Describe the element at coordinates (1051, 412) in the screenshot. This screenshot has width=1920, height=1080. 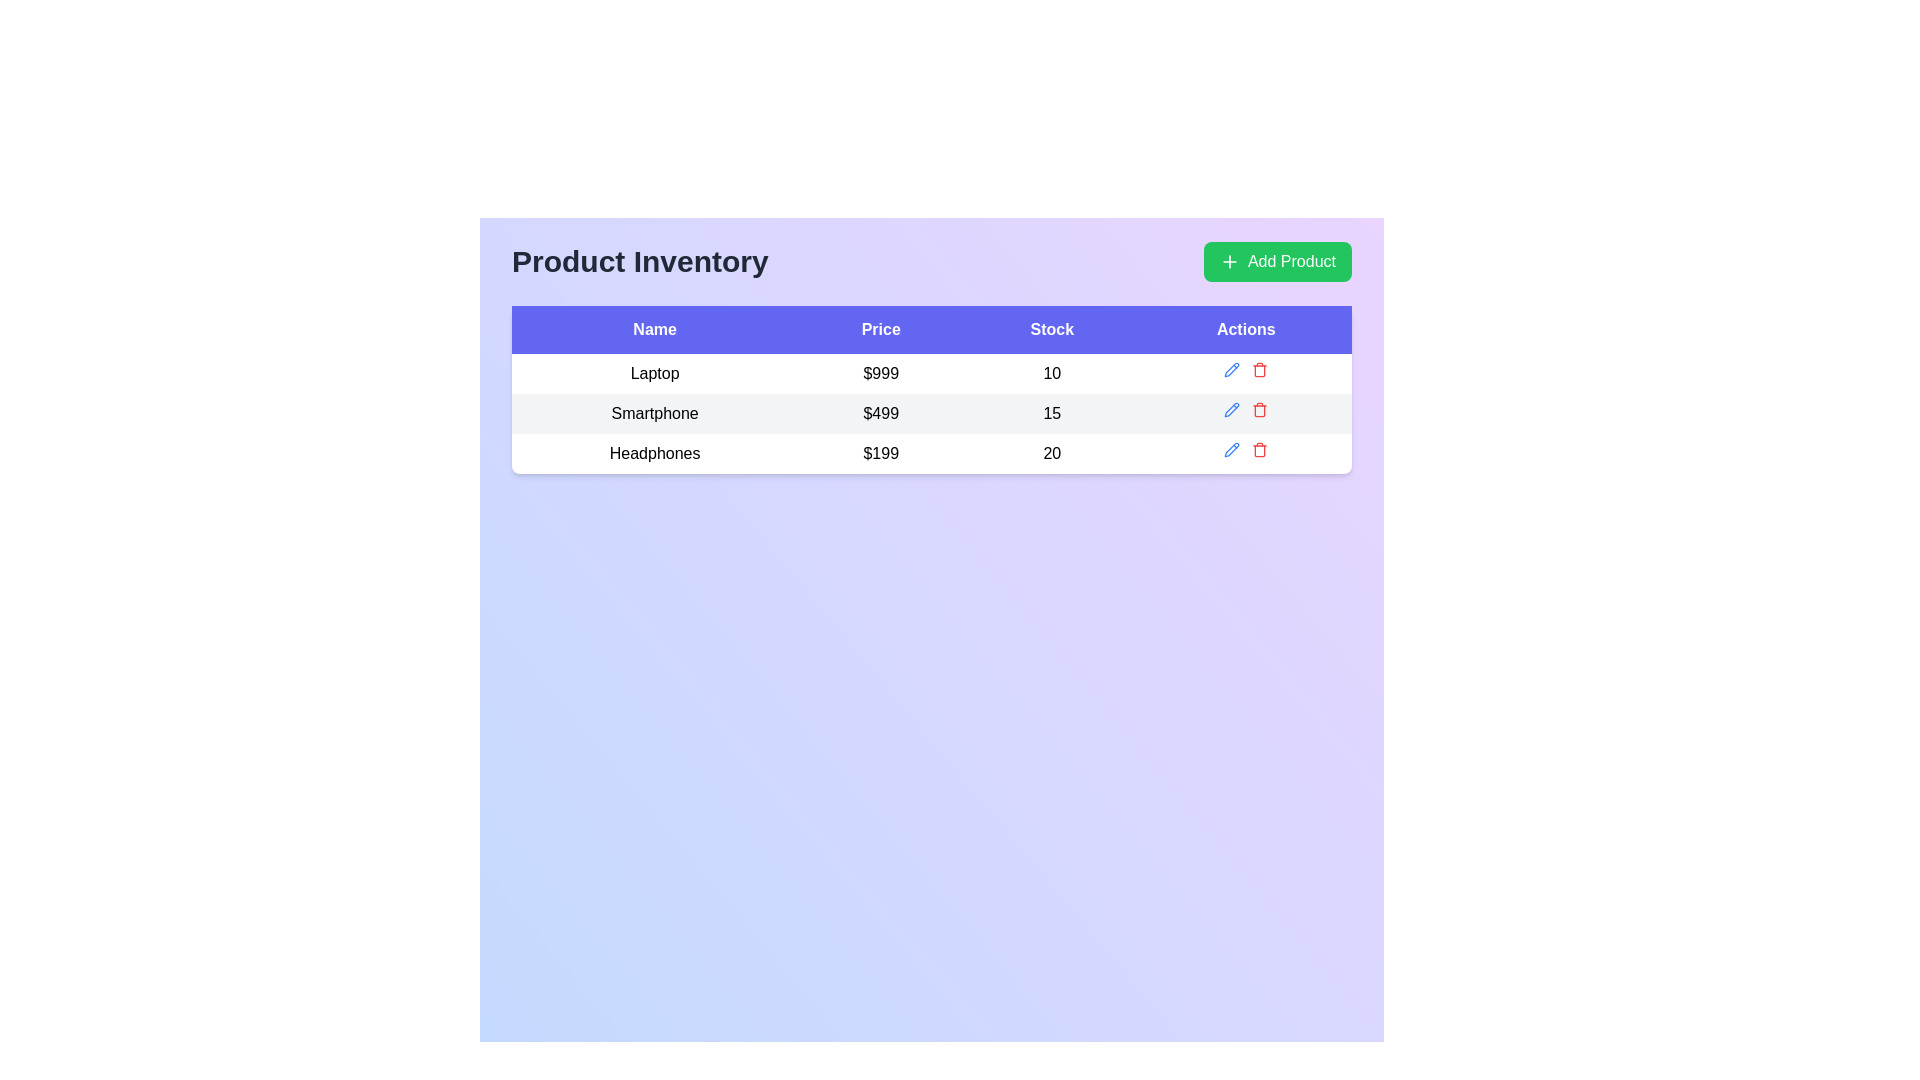
I see `inventory count for the 'Smartphone' product located in the second row of the stock column in the displayed table` at that location.